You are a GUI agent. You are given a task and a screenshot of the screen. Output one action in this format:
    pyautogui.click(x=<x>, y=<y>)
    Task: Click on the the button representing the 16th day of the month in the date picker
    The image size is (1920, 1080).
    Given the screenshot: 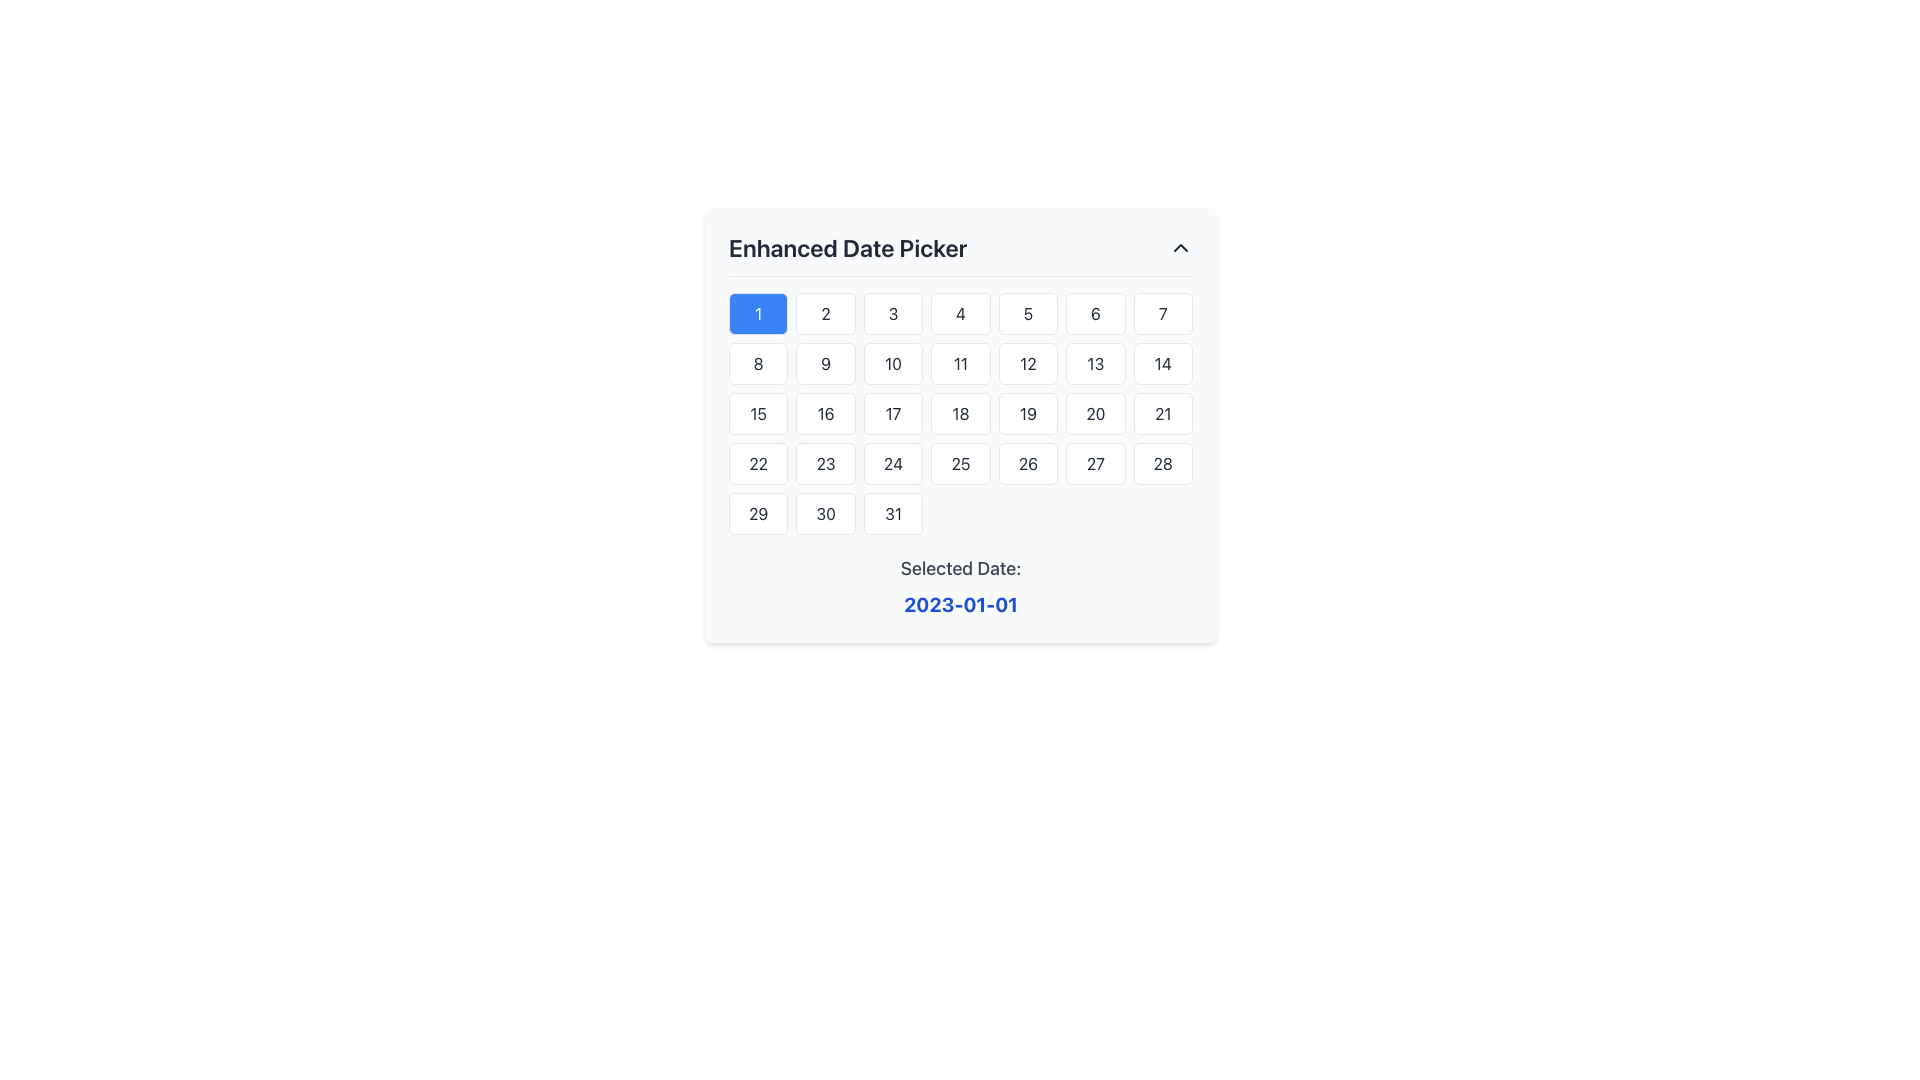 What is the action you would take?
    pyautogui.click(x=826, y=412)
    